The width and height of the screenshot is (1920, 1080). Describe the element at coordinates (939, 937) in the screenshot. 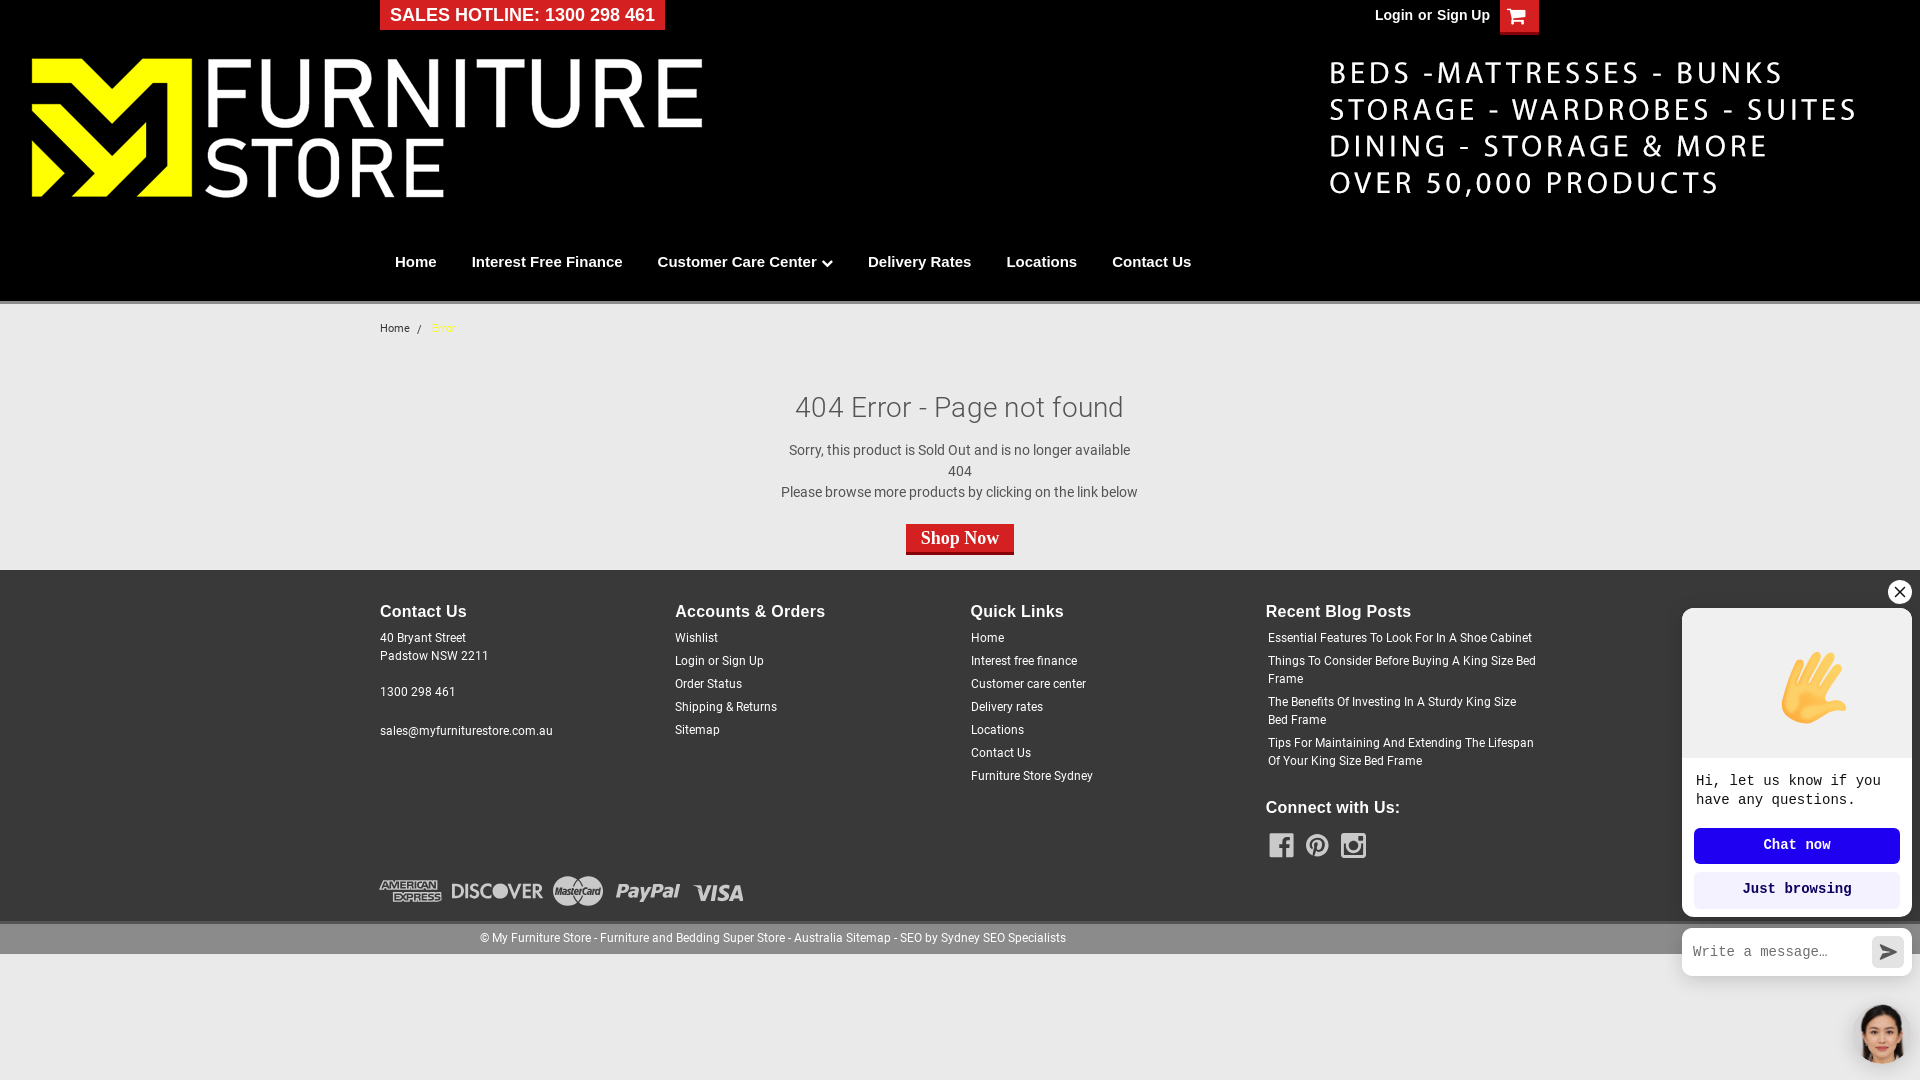

I see `'Sydney SEO Specialists'` at that location.